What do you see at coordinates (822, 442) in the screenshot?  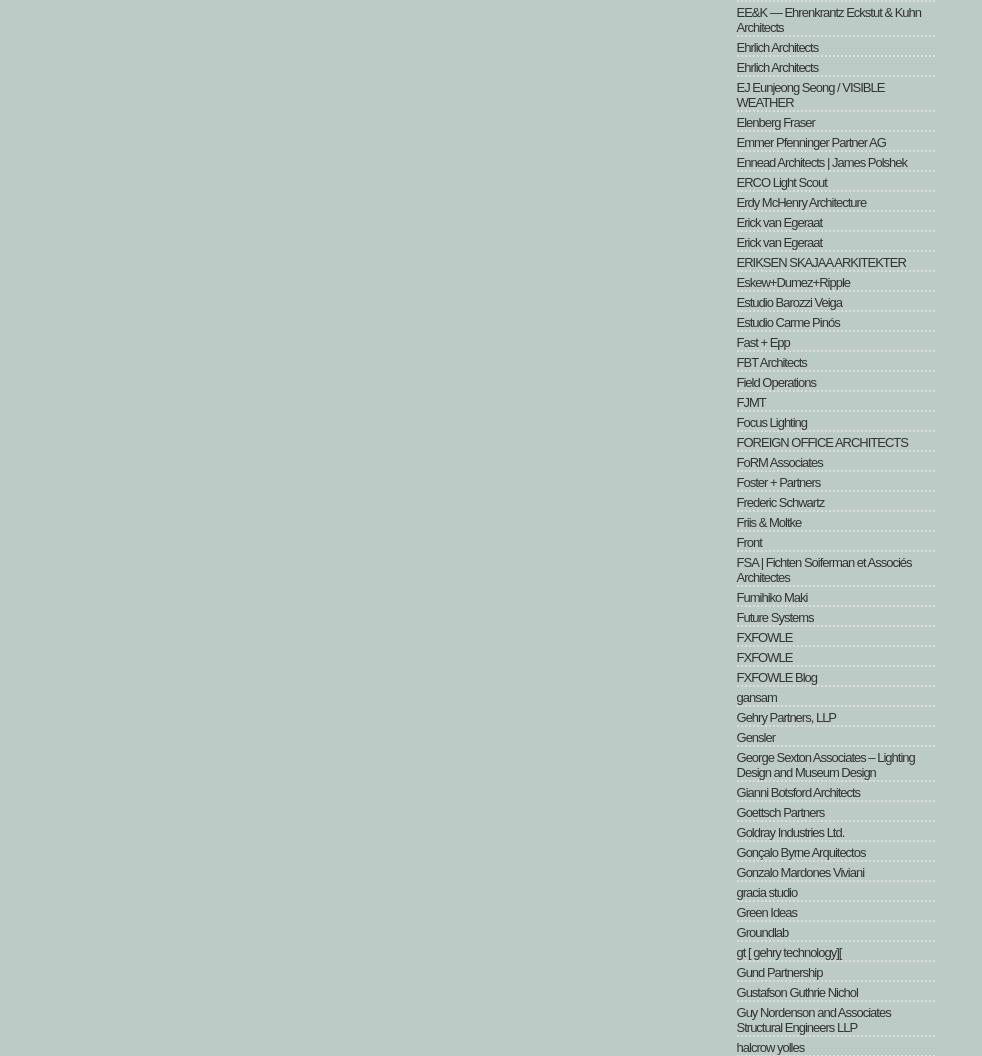 I see `'FOREIGN OFFICE ARCHITECTS'` at bounding box center [822, 442].